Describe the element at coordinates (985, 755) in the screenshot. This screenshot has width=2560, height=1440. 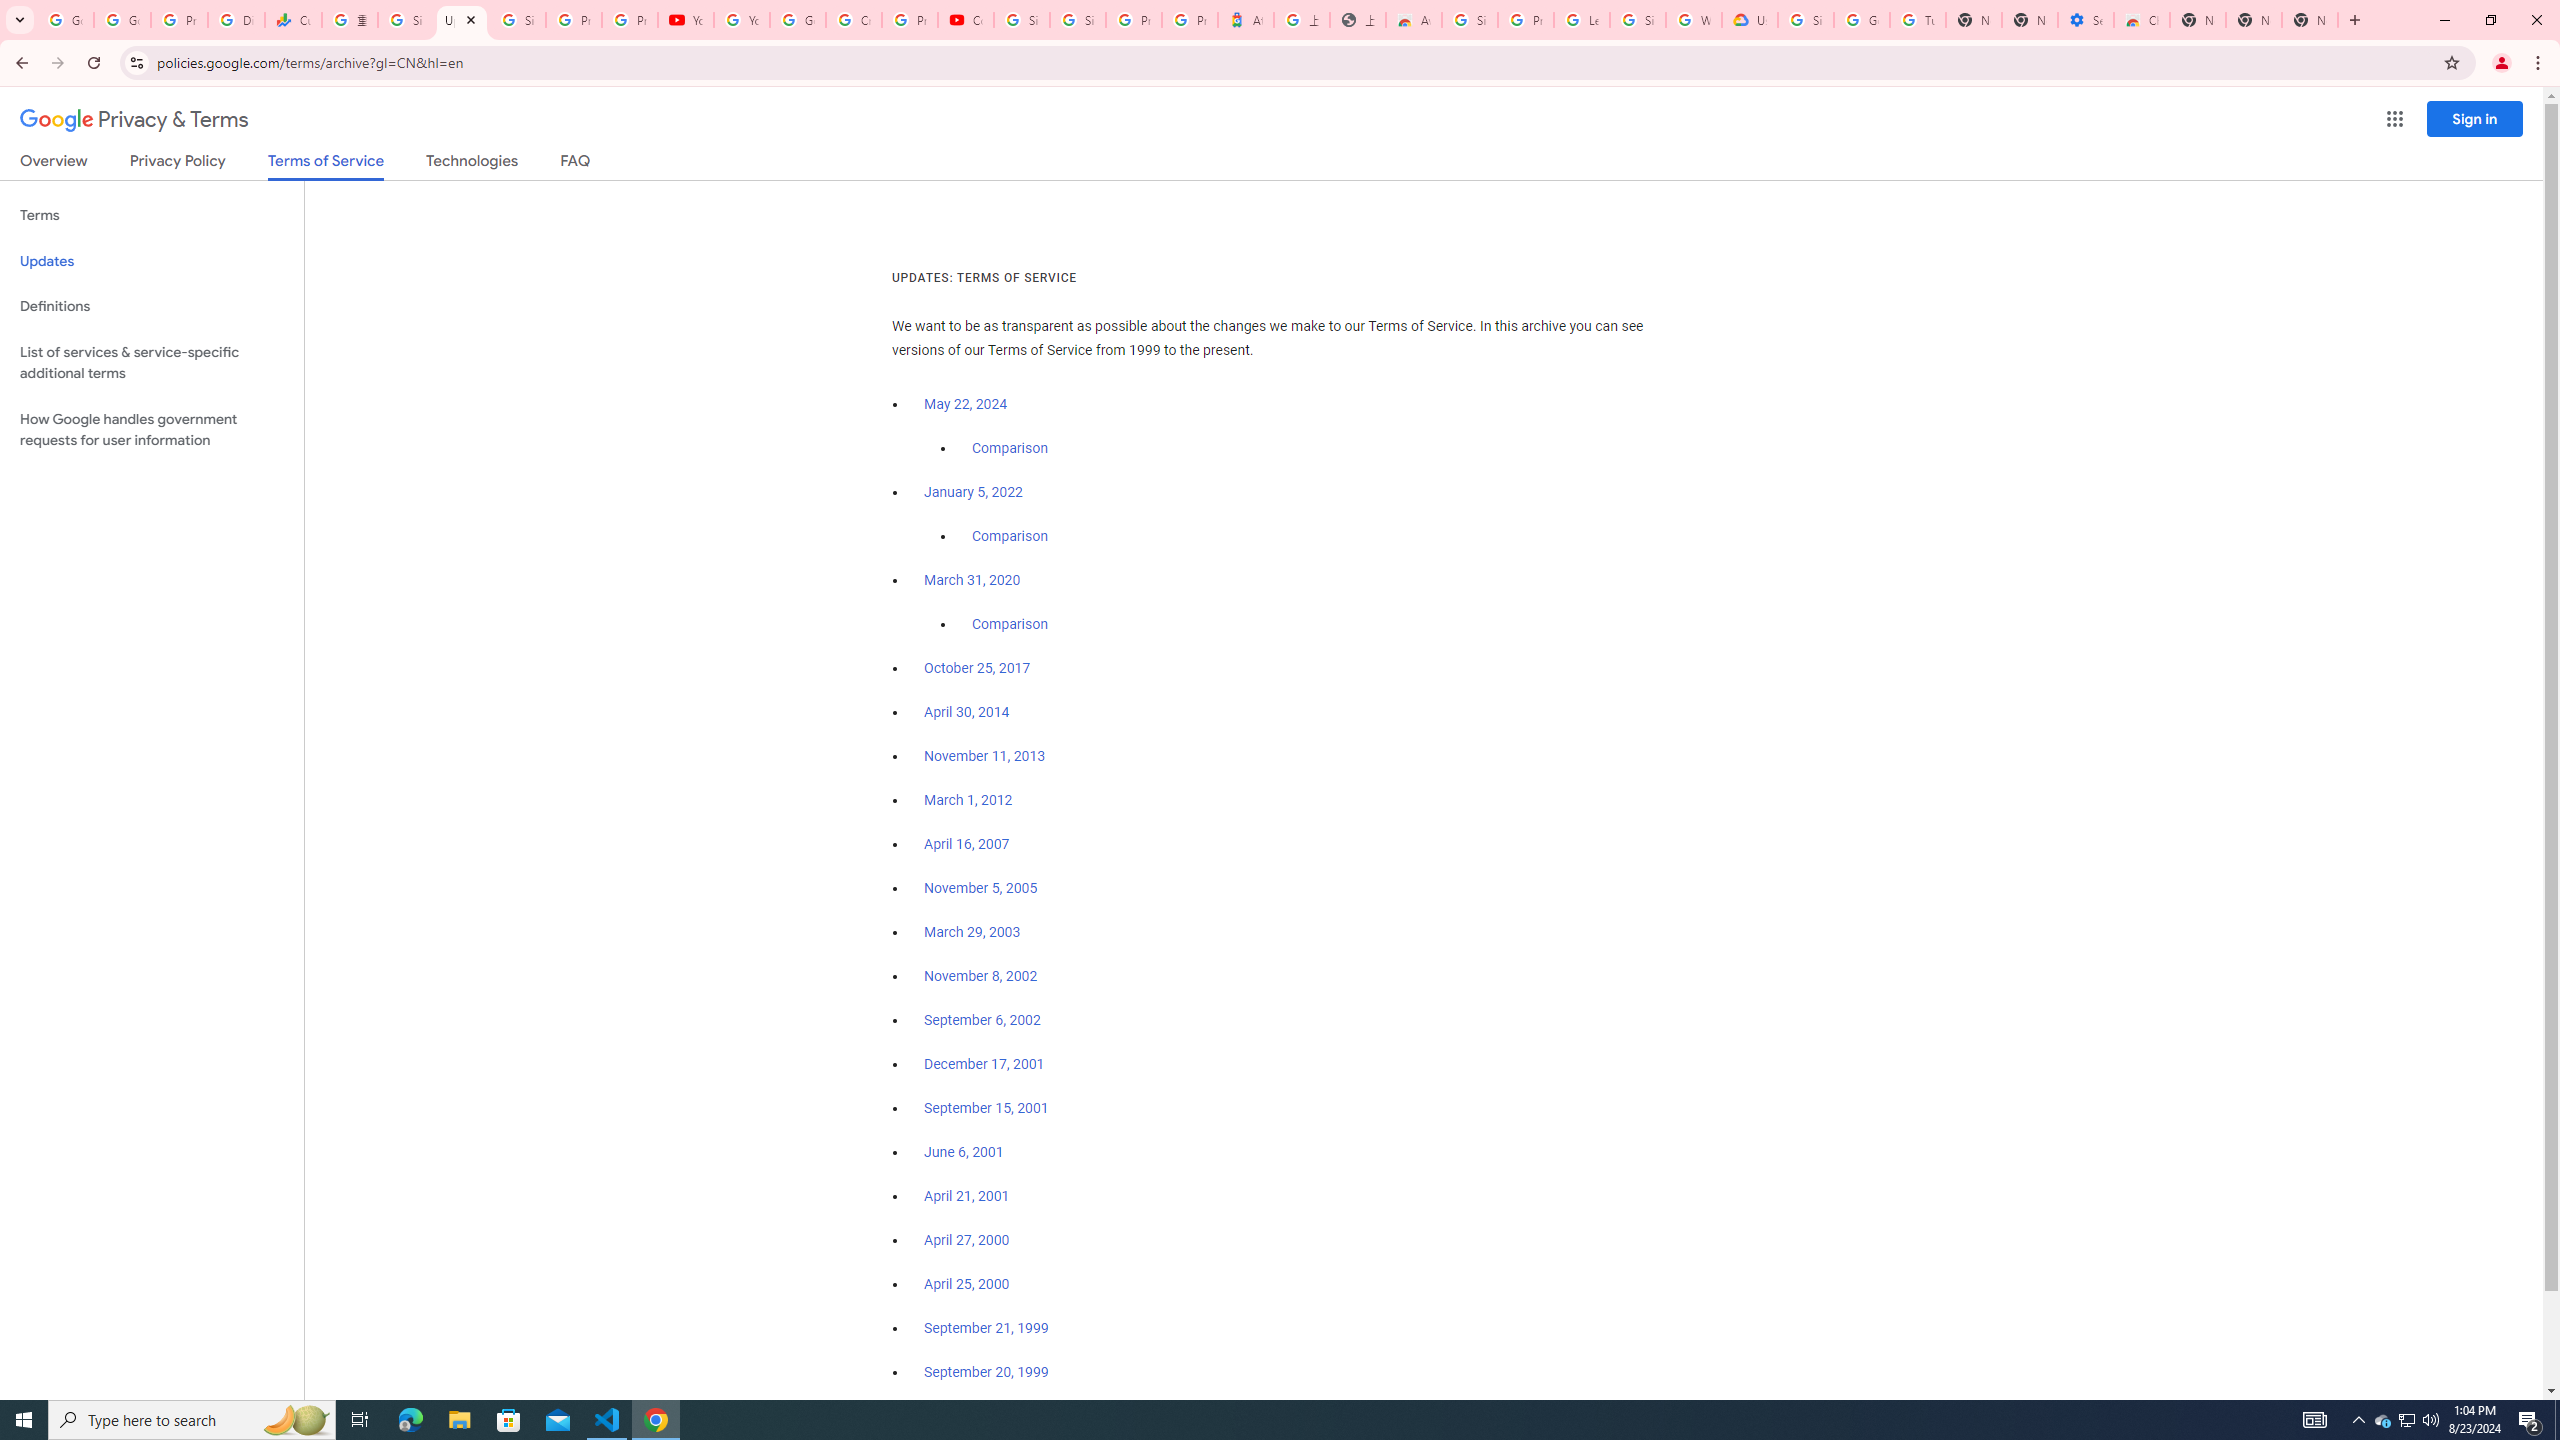
I see `'November 11, 2013'` at that location.